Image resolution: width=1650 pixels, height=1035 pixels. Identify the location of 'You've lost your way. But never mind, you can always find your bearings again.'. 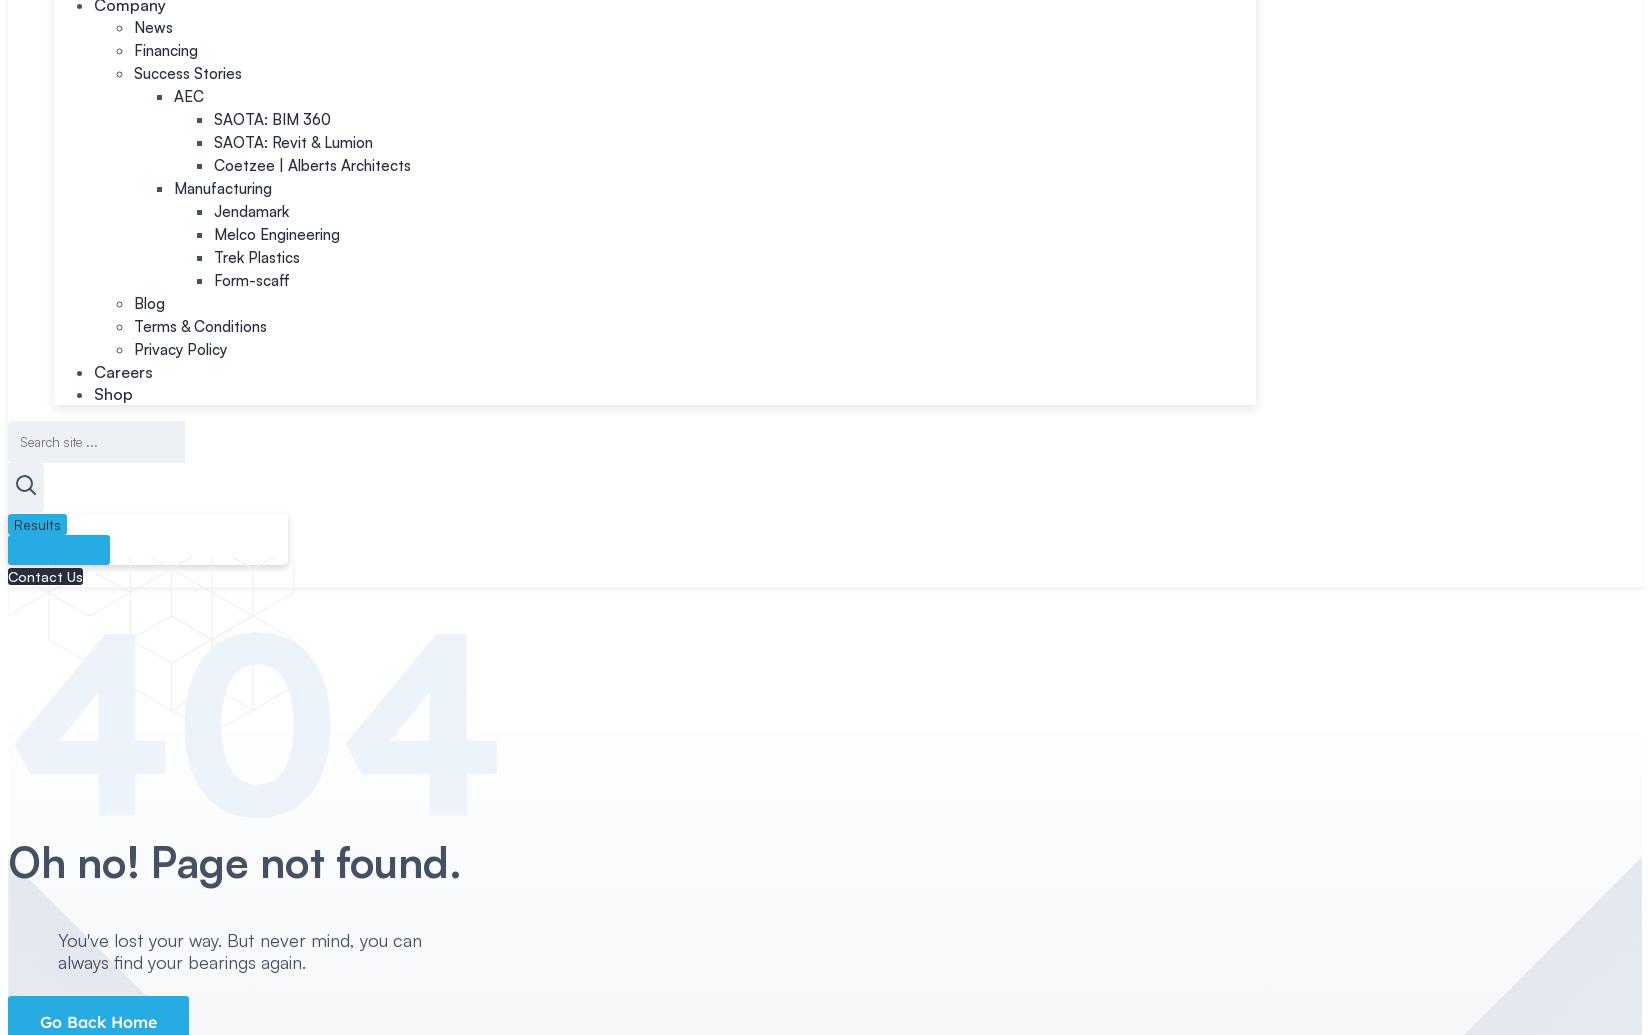
(240, 949).